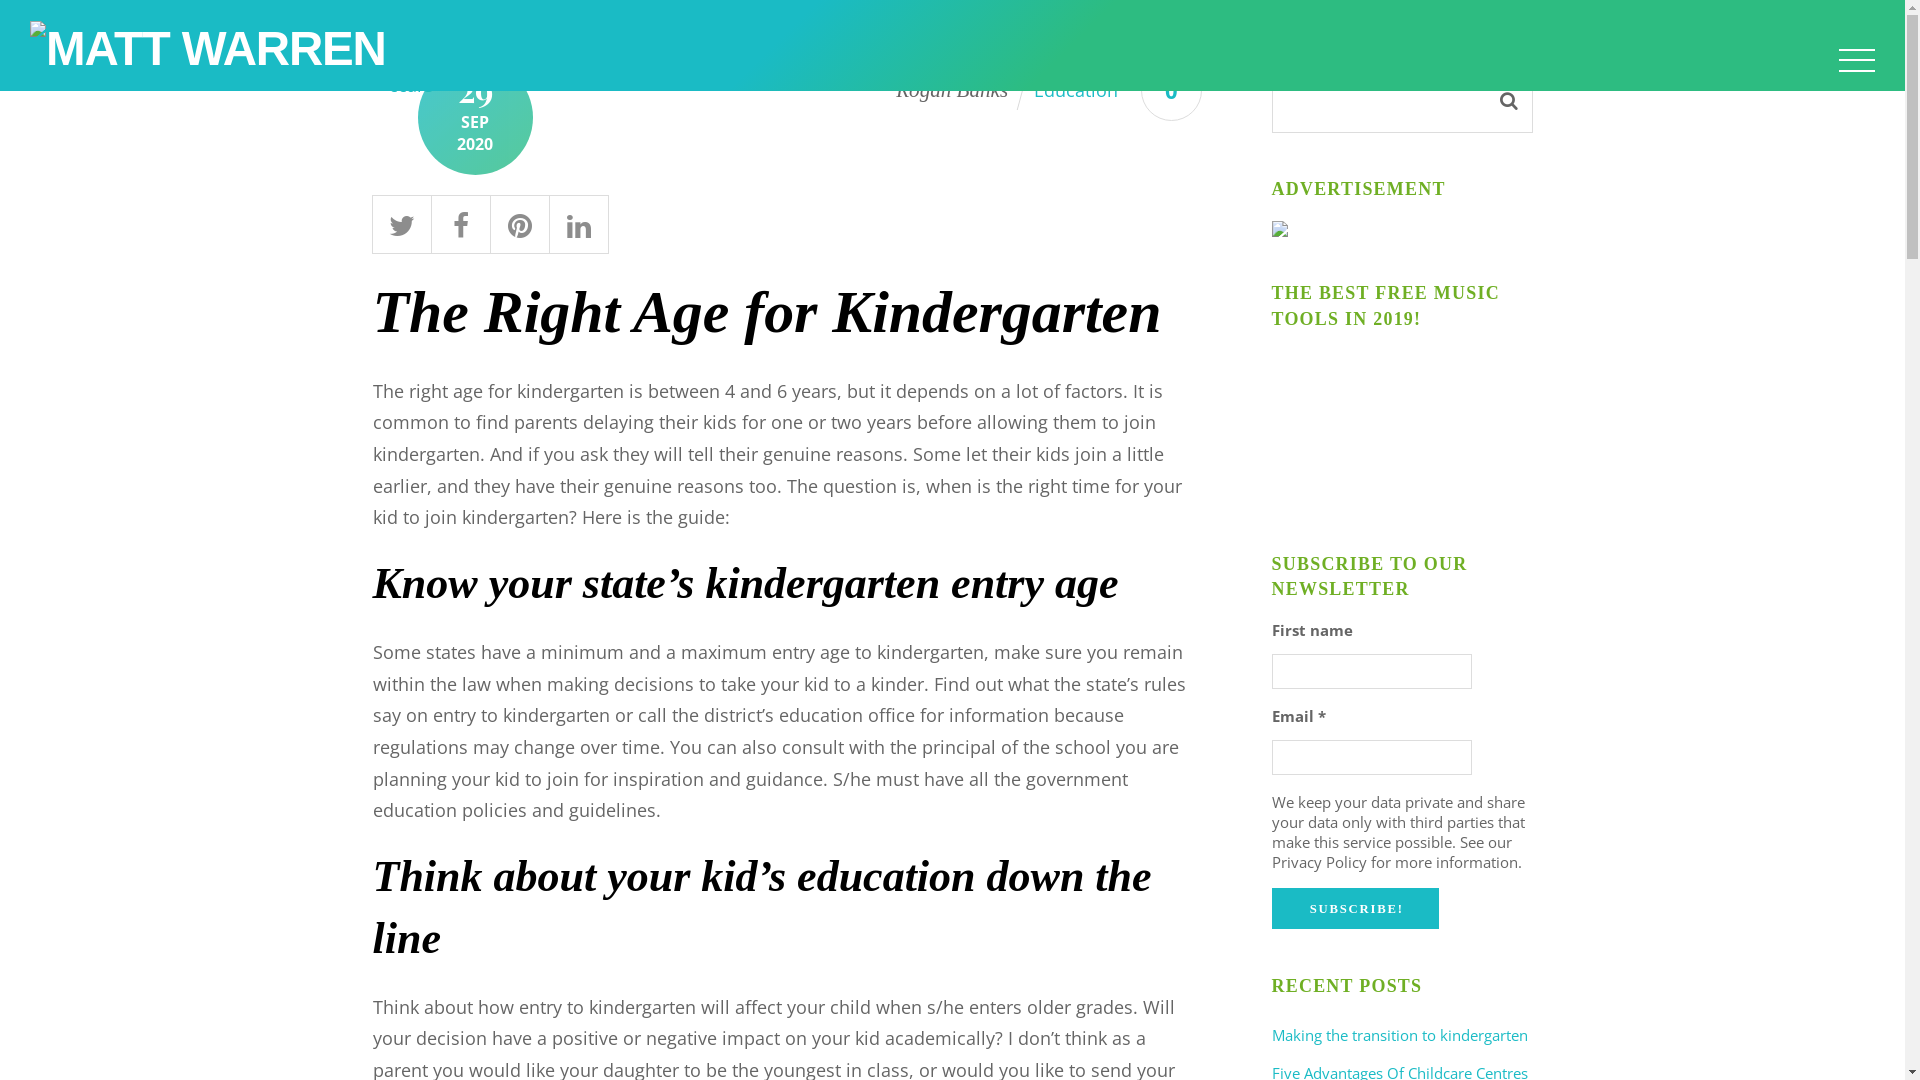  I want to click on 'Education', so click(1074, 88).